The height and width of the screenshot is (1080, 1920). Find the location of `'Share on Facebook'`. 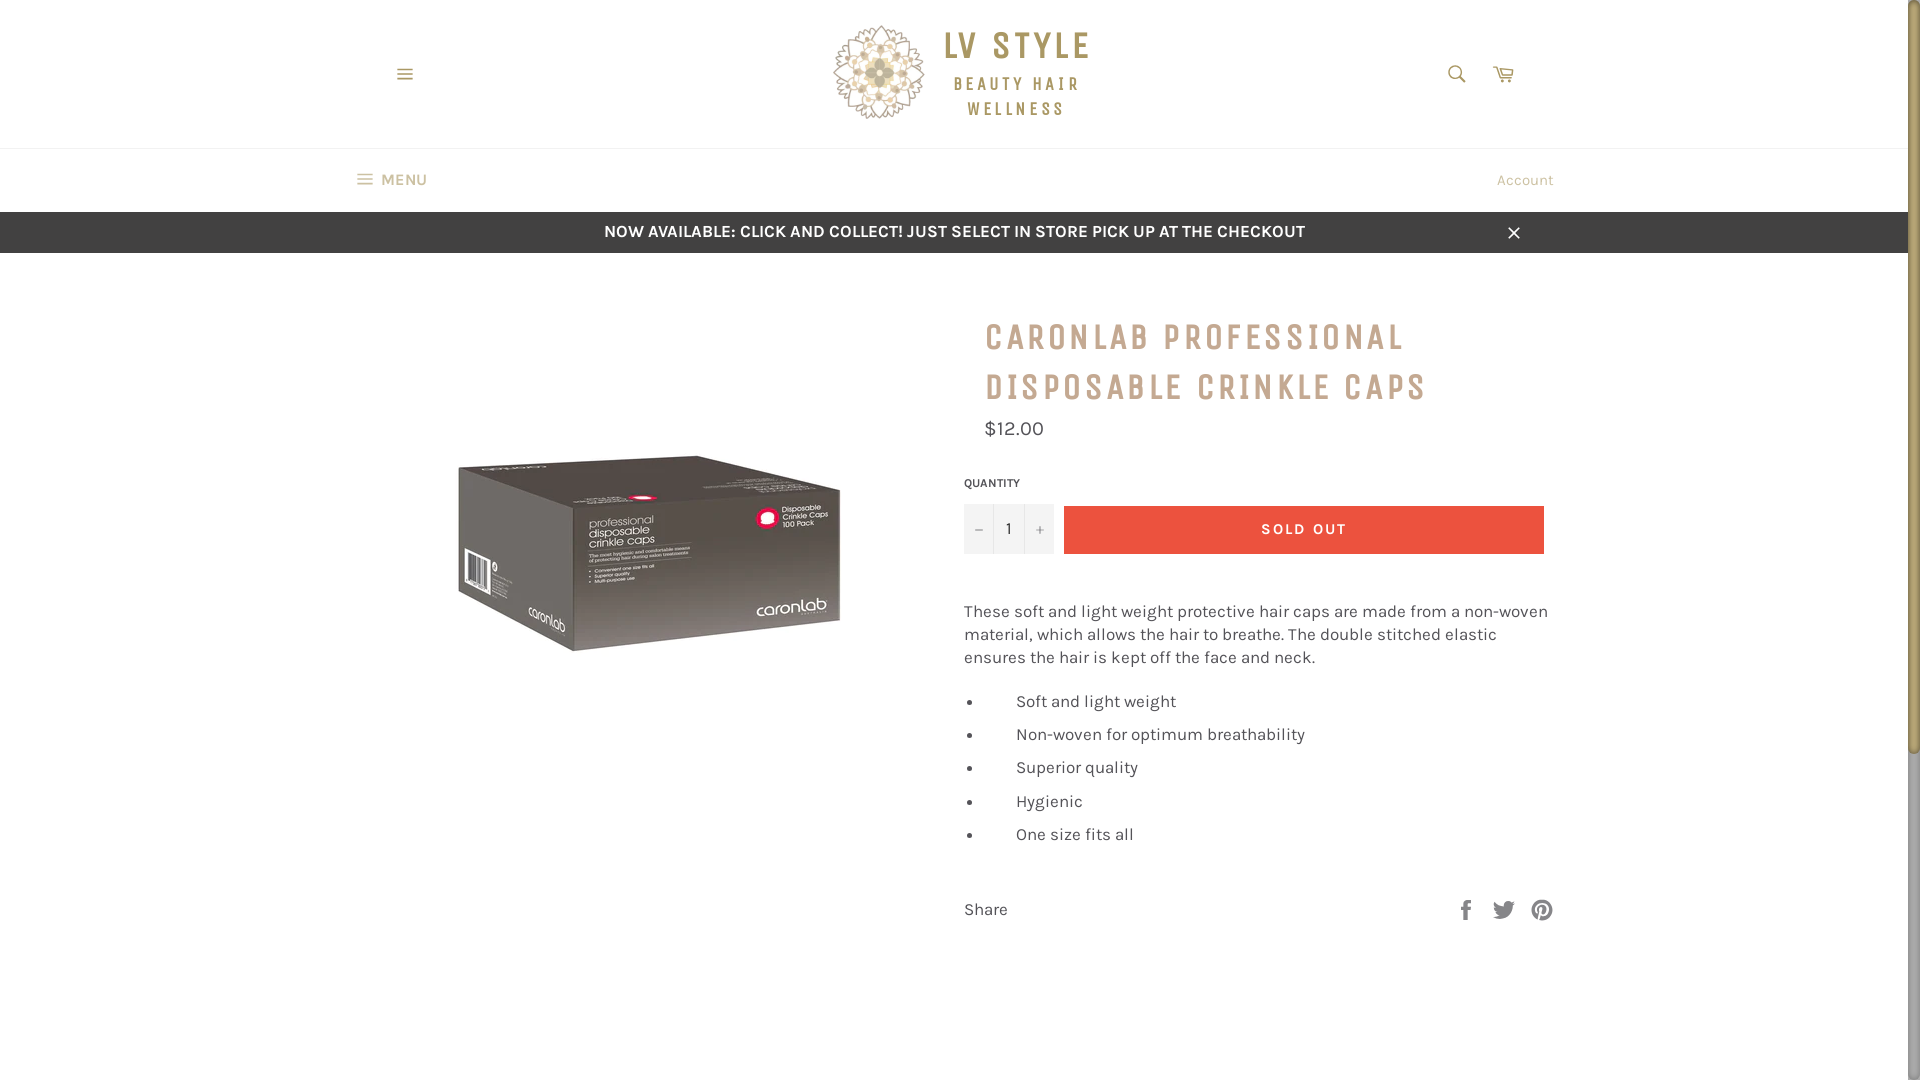

'Share on Facebook' is located at coordinates (1454, 909).